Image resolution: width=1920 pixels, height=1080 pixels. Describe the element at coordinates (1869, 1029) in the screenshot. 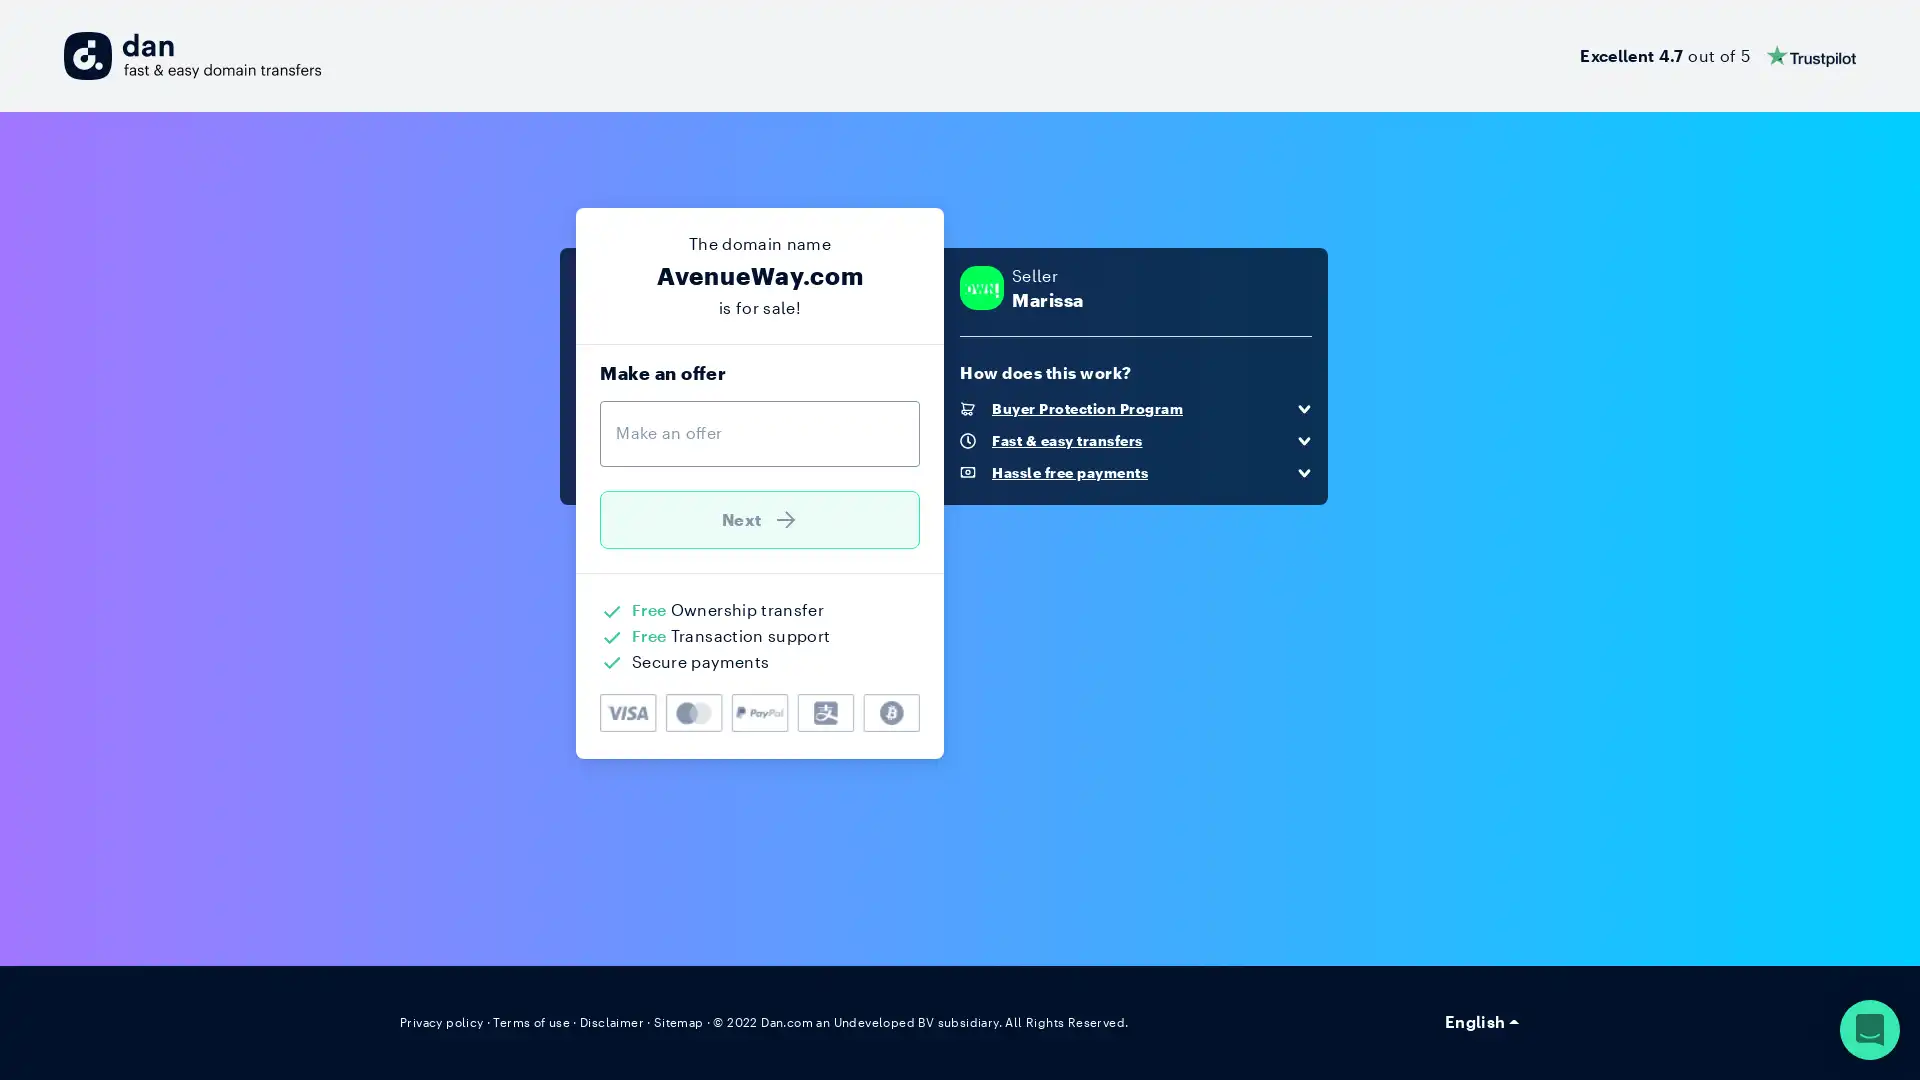

I see `Open Intercom Messenger` at that location.